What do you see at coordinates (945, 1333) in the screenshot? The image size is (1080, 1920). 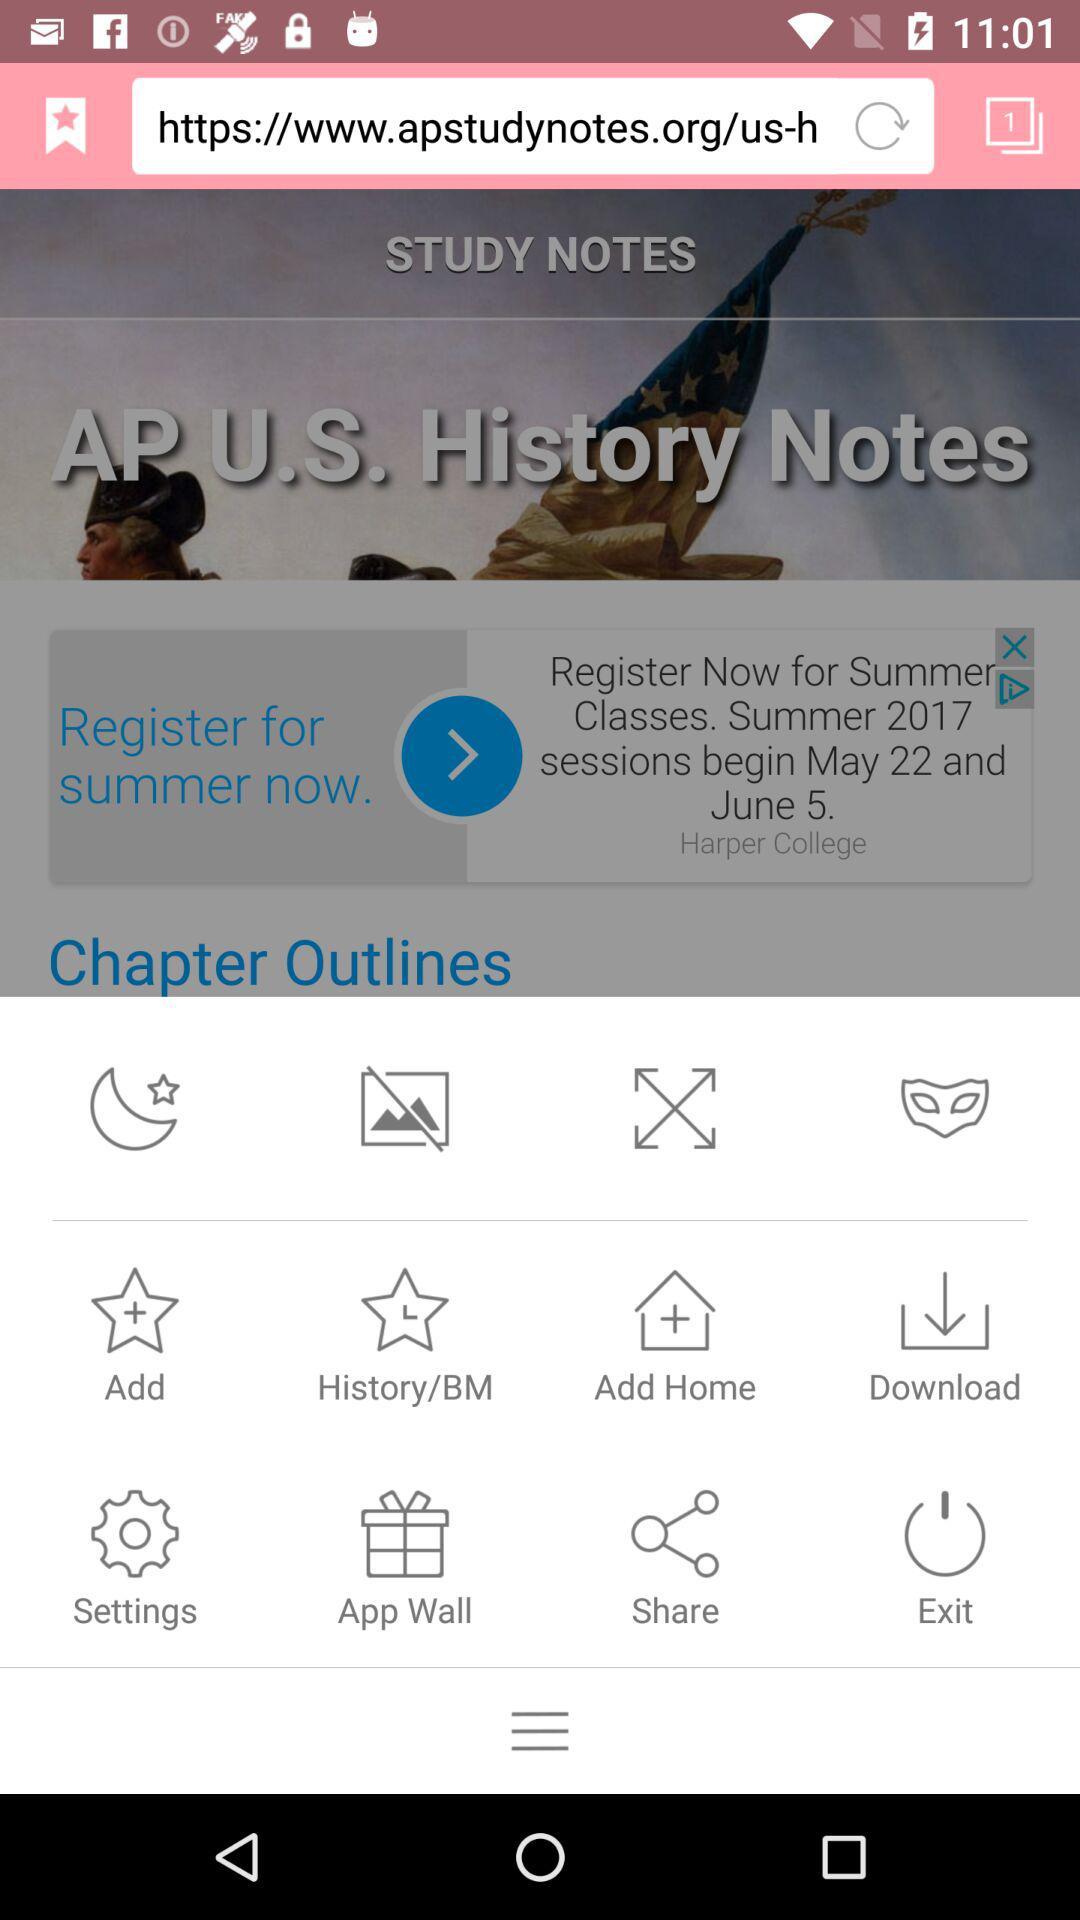 I see `the download icon above exit` at bounding box center [945, 1333].